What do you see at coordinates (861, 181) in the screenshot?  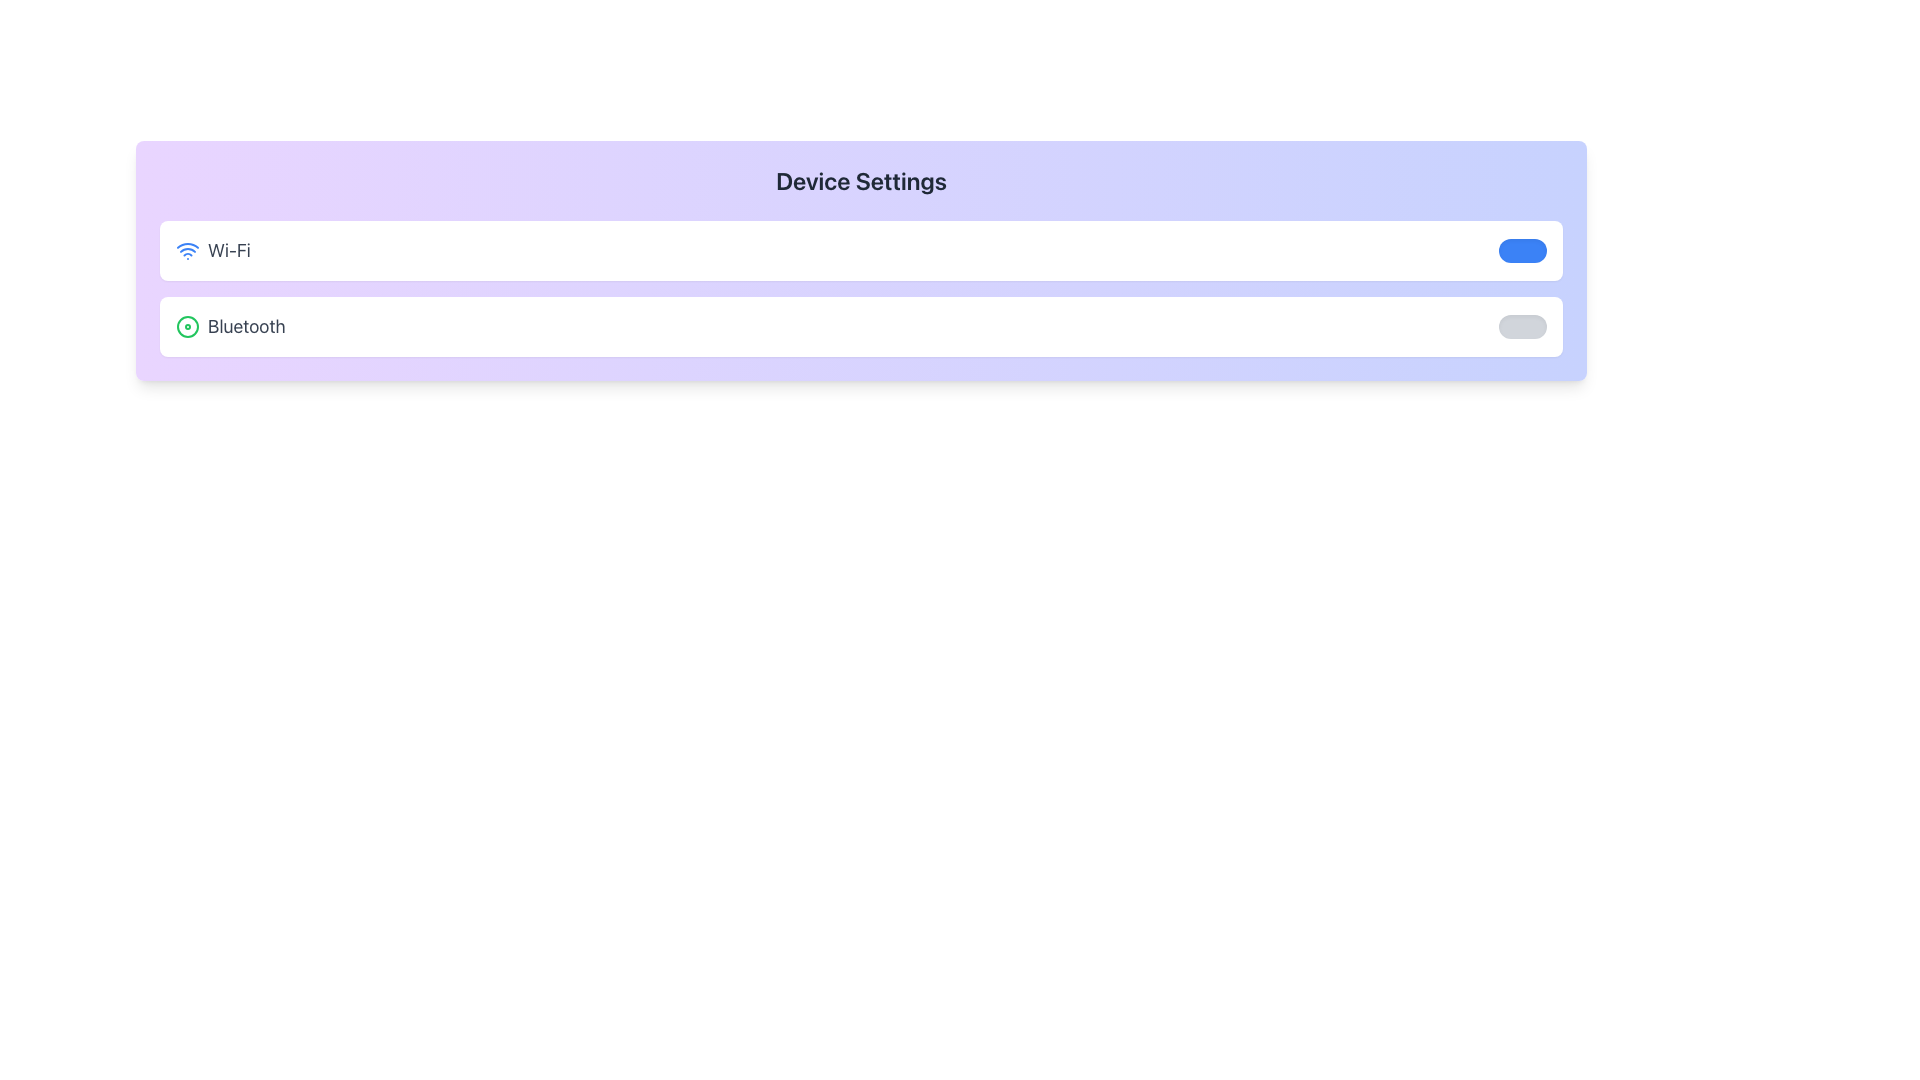 I see `the large, bold text label displaying 'Device Settings', which is centered at the top of the rounded panel with a gradient background` at bounding box center [861, 181].